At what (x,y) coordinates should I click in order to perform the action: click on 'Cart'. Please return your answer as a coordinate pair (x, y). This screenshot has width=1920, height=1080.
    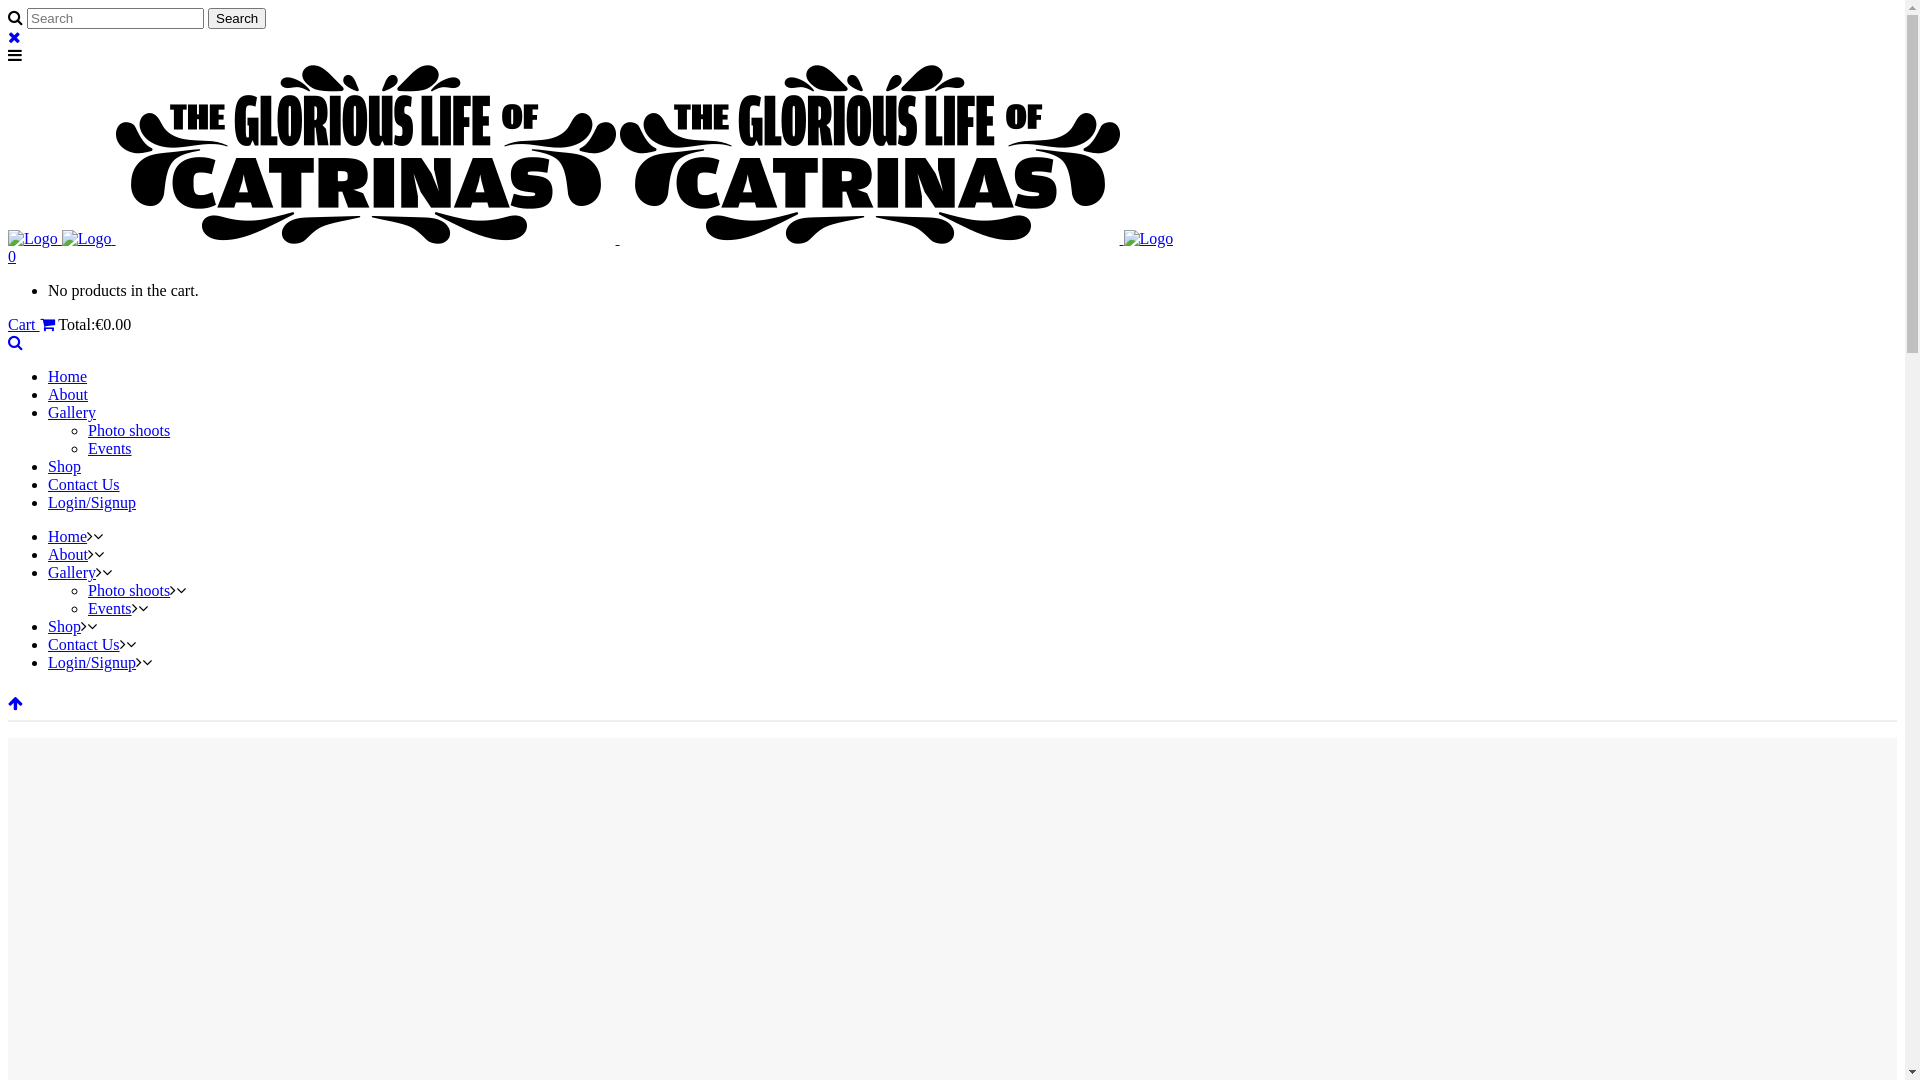
    Looking at the image, I should click on (8, 323).